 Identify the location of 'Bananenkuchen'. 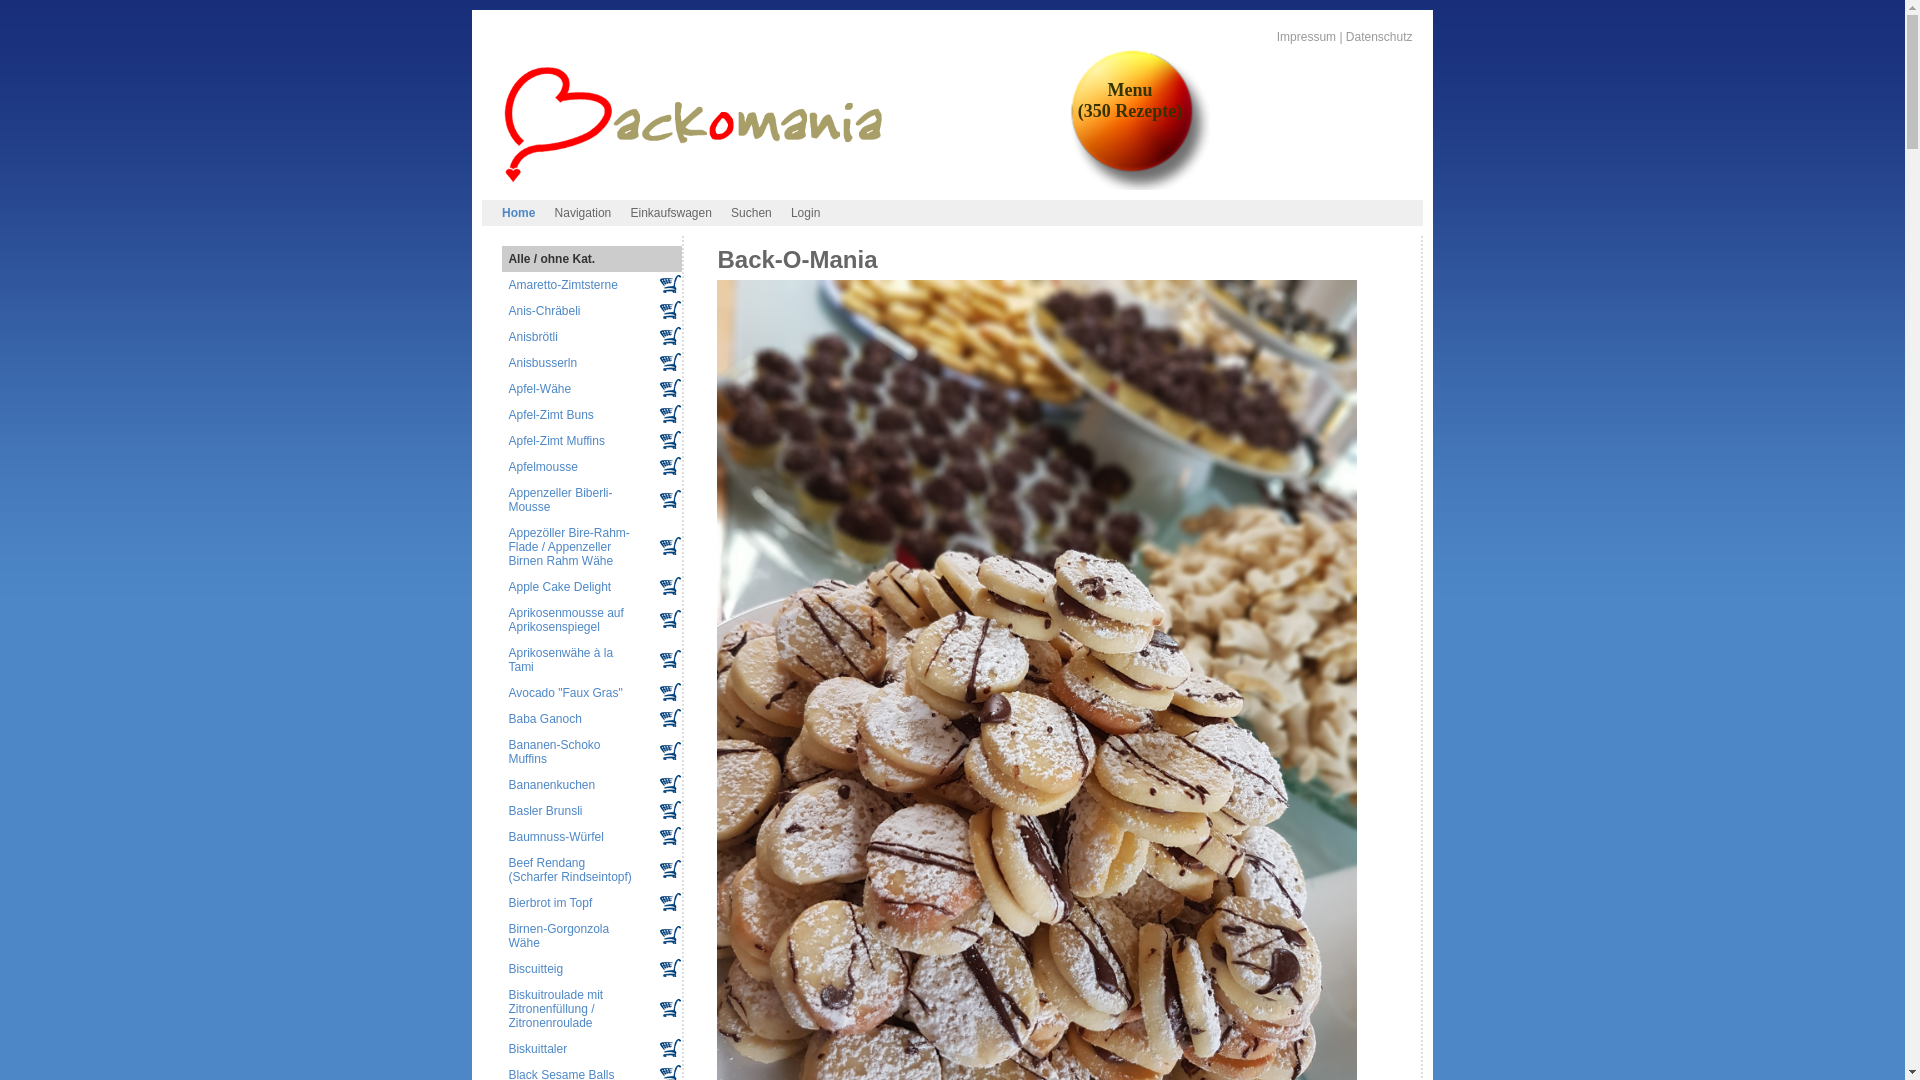
(551, 784).